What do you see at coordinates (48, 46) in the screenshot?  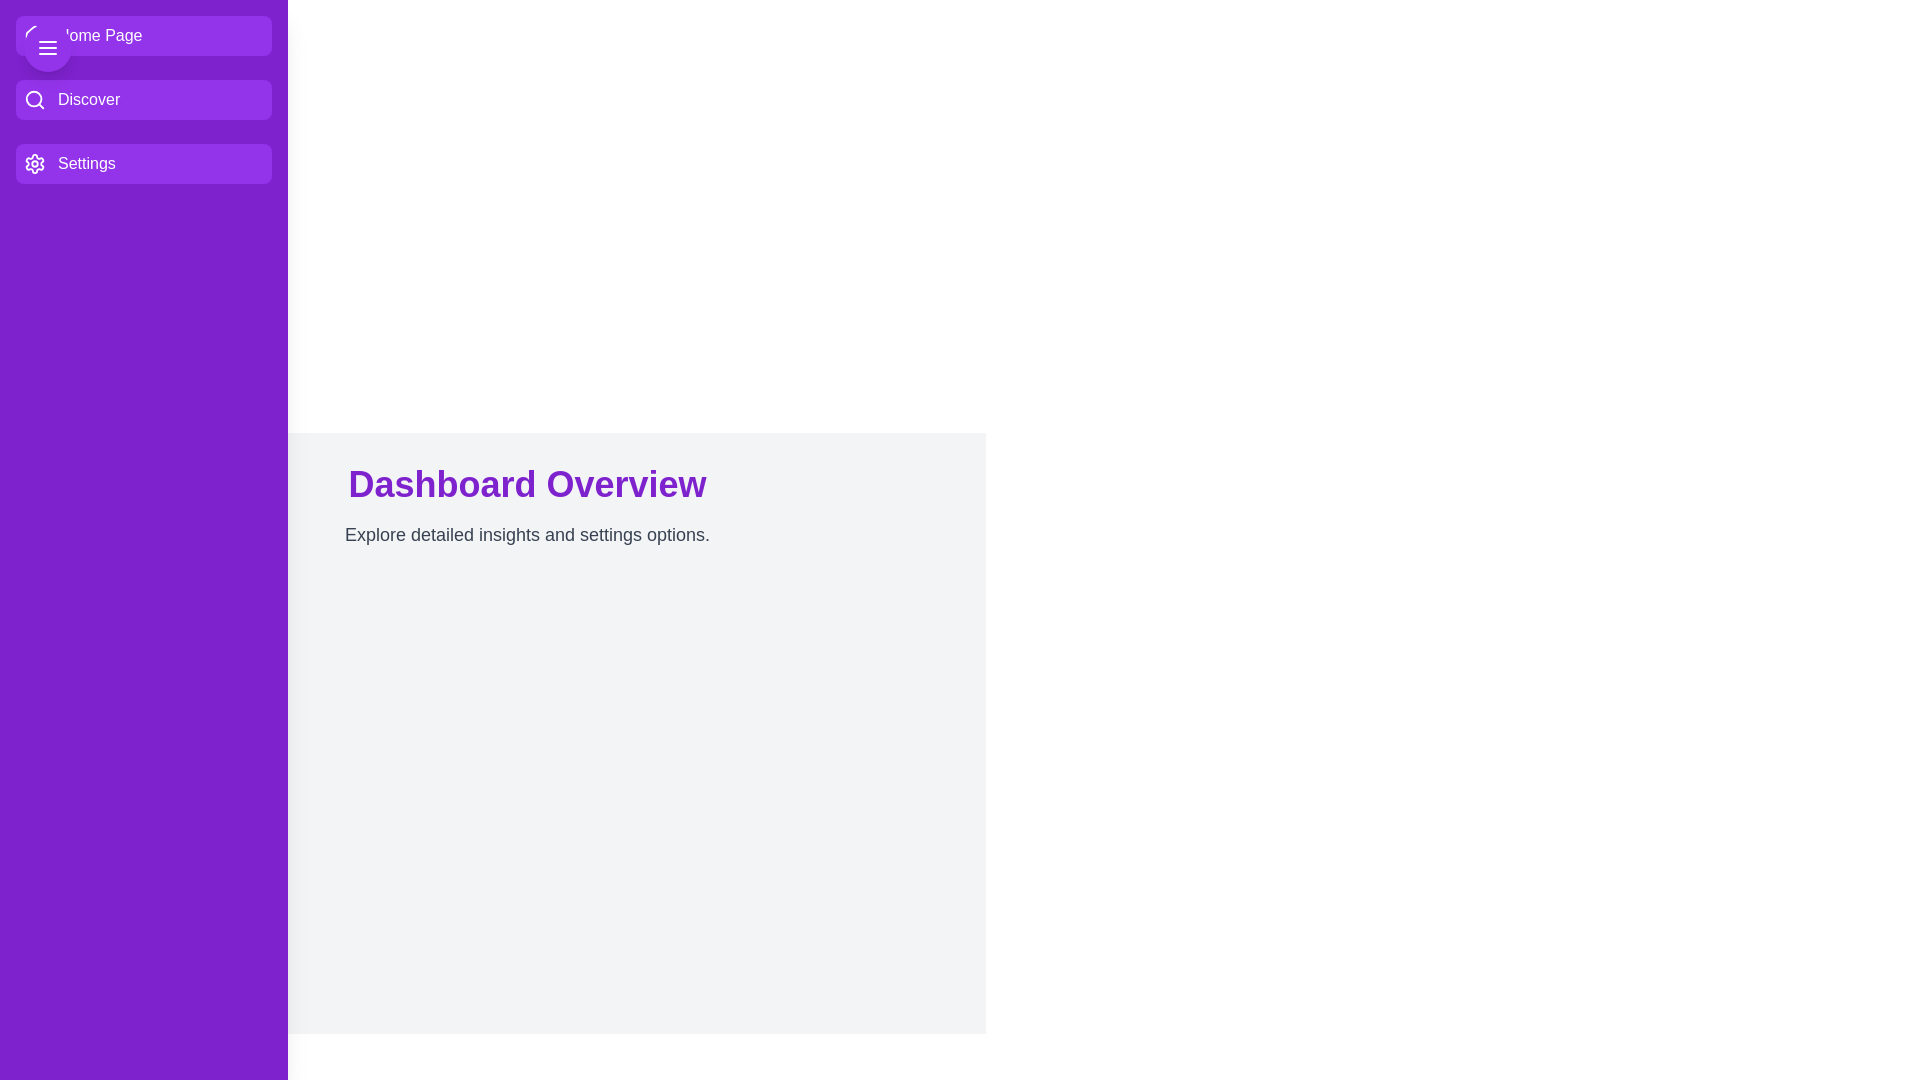 I see `the toggle button to change the visibility of the drawer` at bounding box center [48, 46].